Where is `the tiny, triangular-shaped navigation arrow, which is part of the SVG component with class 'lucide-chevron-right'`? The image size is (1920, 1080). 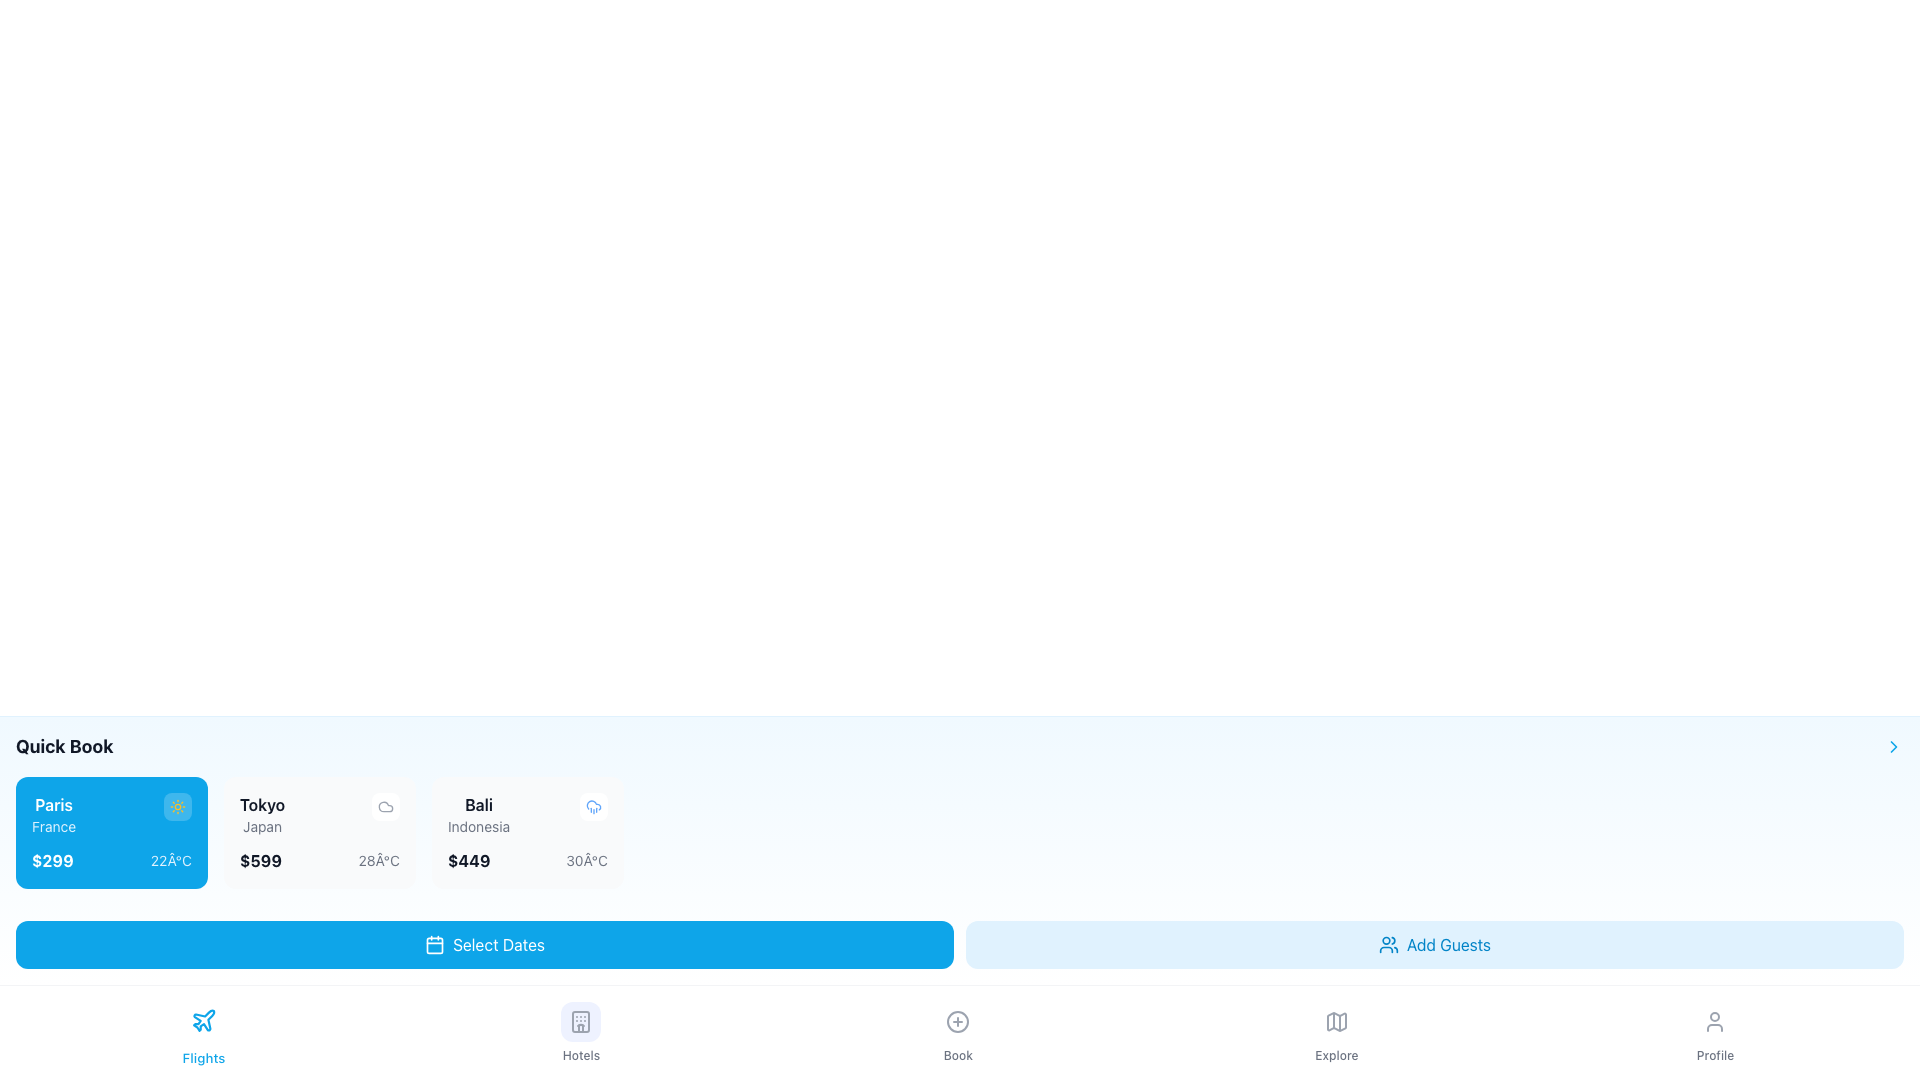
the tiny, triangular-shaped navigation arrow, which is part of the SVG component with class 'lucide-chevron-right' is located at coordinates (1893, 747).